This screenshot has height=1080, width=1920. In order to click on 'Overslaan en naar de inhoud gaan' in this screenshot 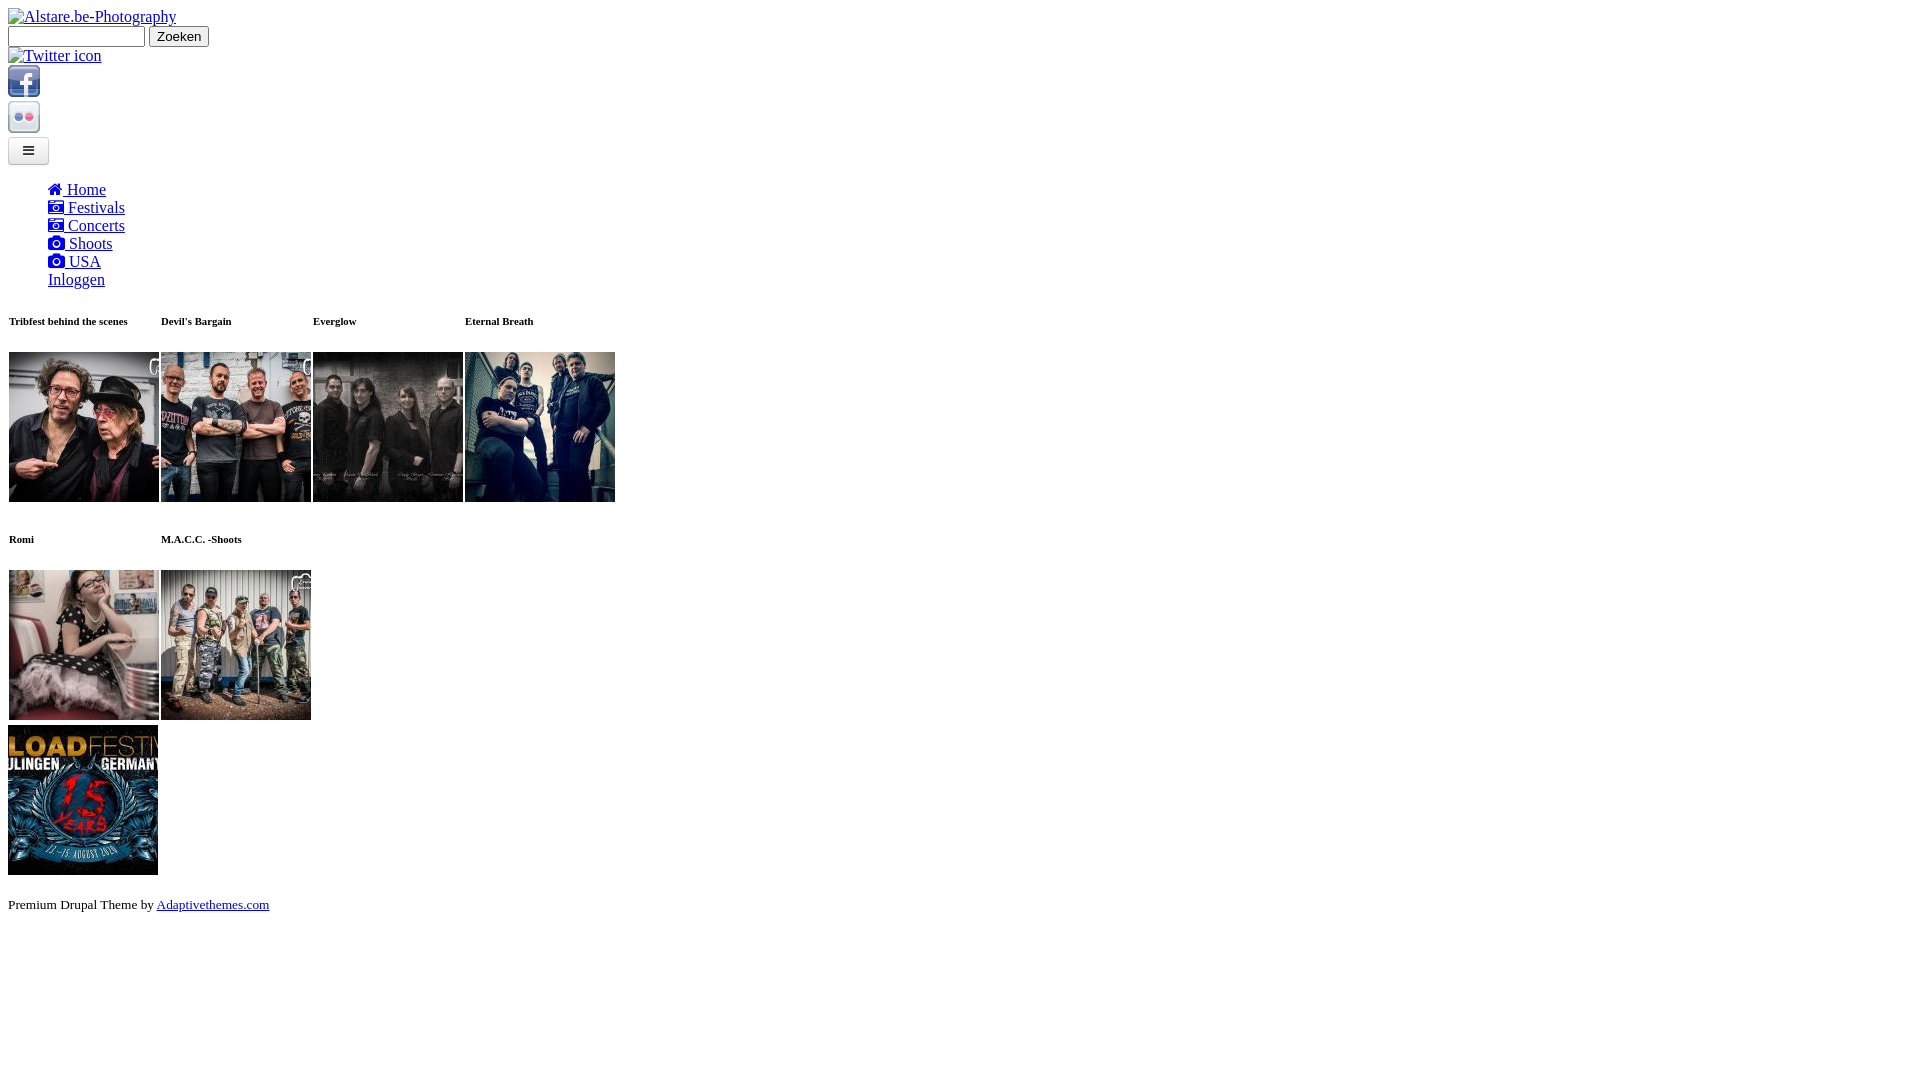, I will do `click(115, 8)`.